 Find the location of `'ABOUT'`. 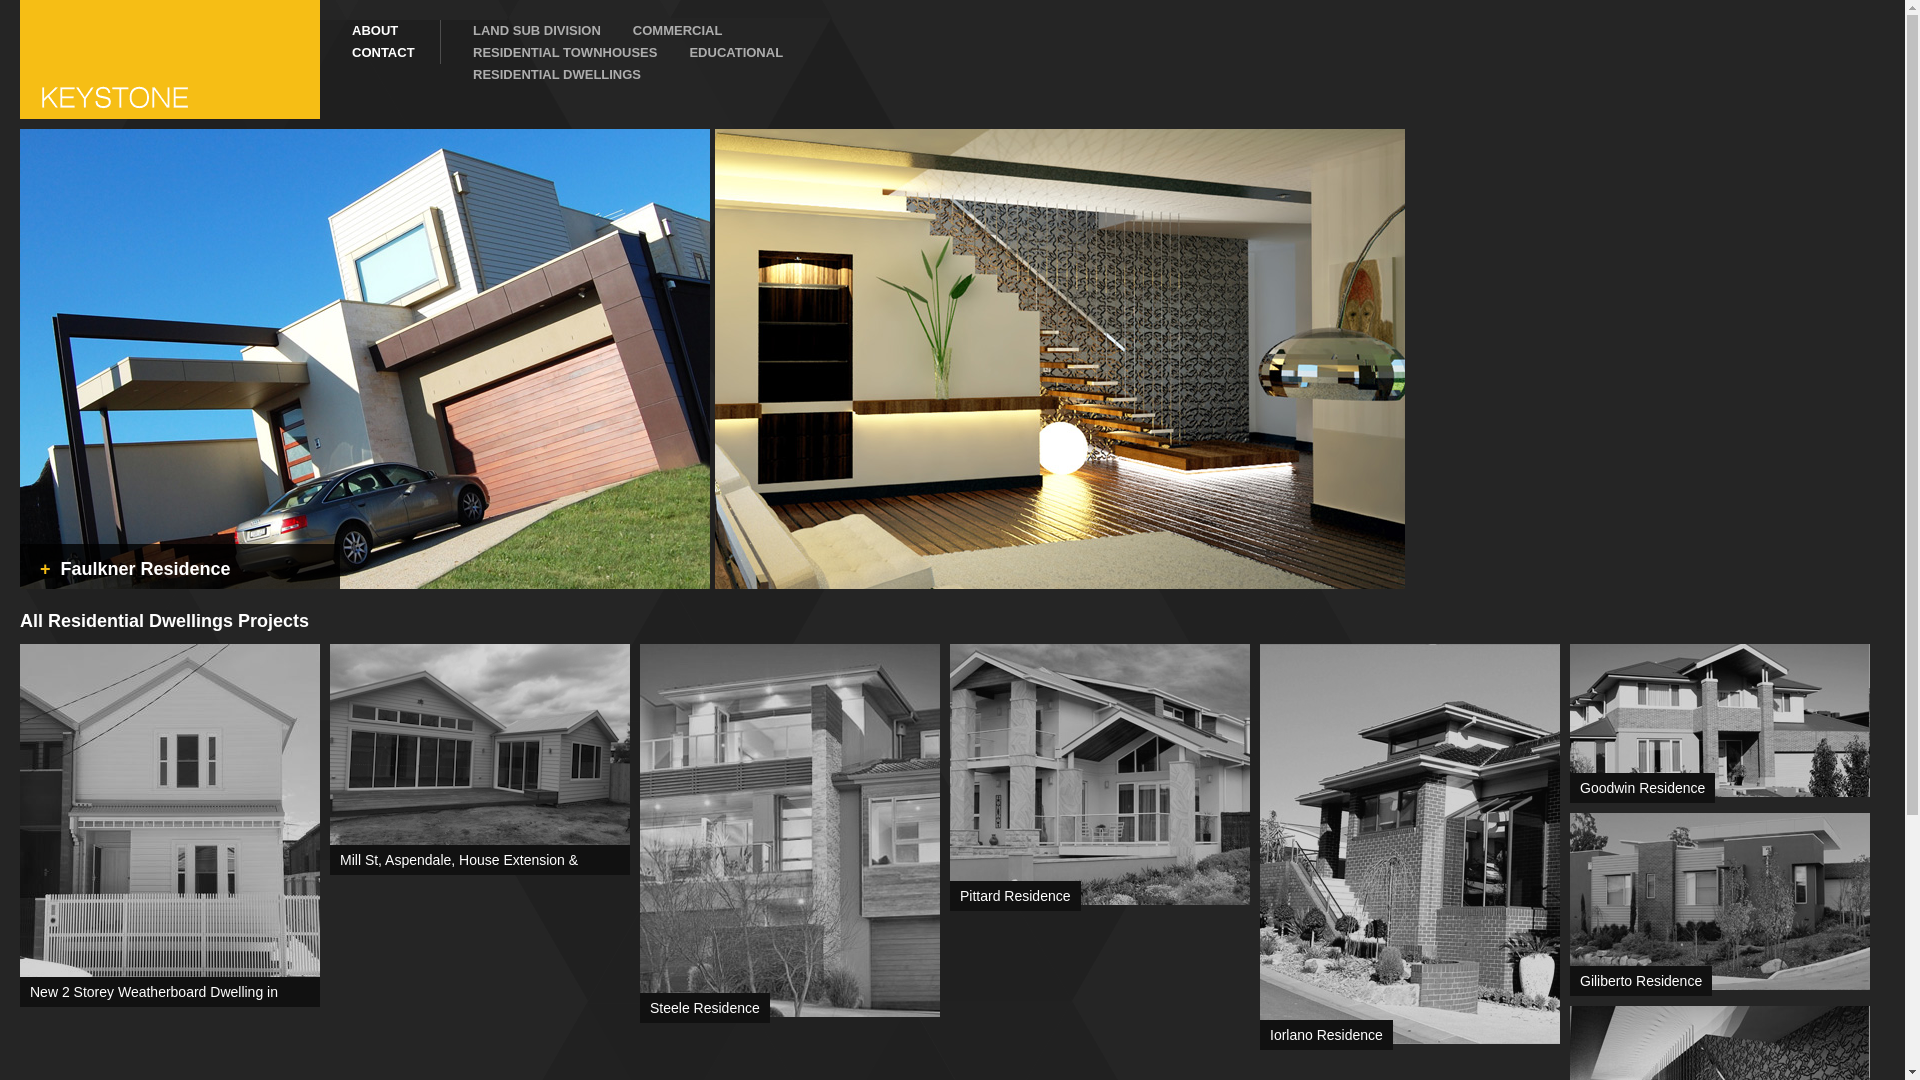

'ABOUT' is located at coordinates (379, 30).